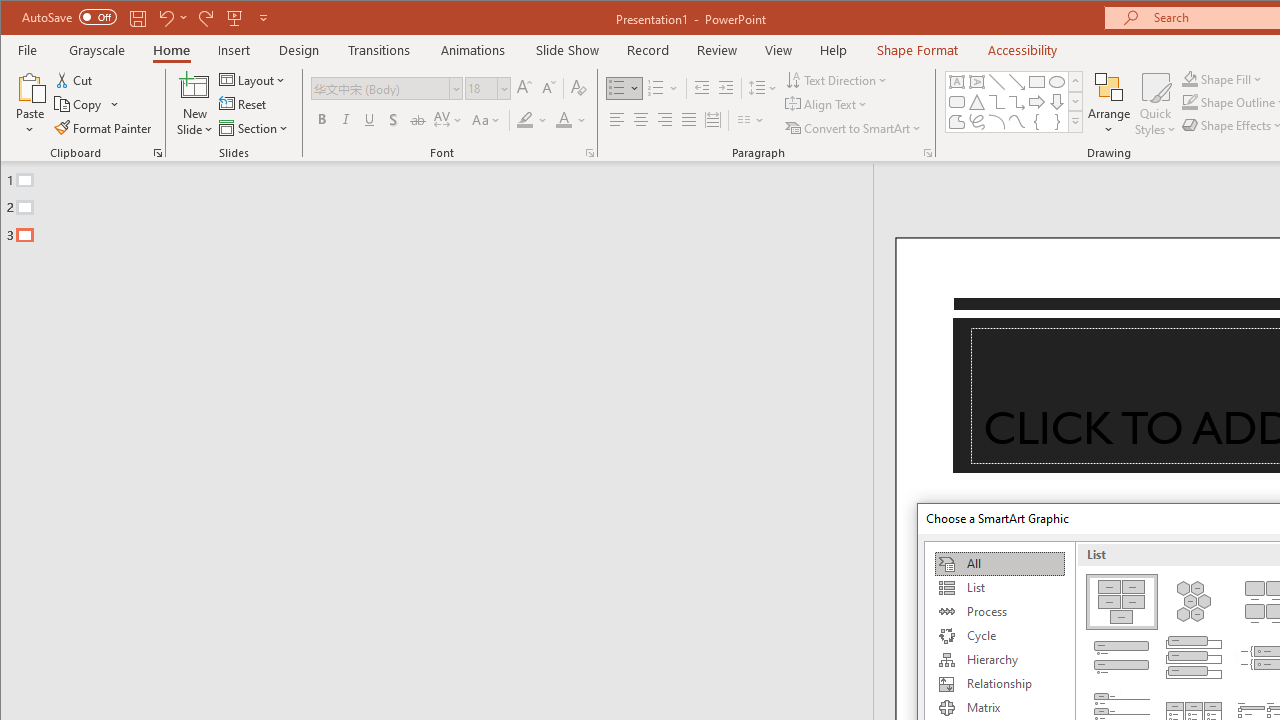 This screenshot has width=1280, height=720. What do you see at coordinates (1121, 600) in the screenshot?
I see `'Basic Block List'` at bounding box center [1121, 600].